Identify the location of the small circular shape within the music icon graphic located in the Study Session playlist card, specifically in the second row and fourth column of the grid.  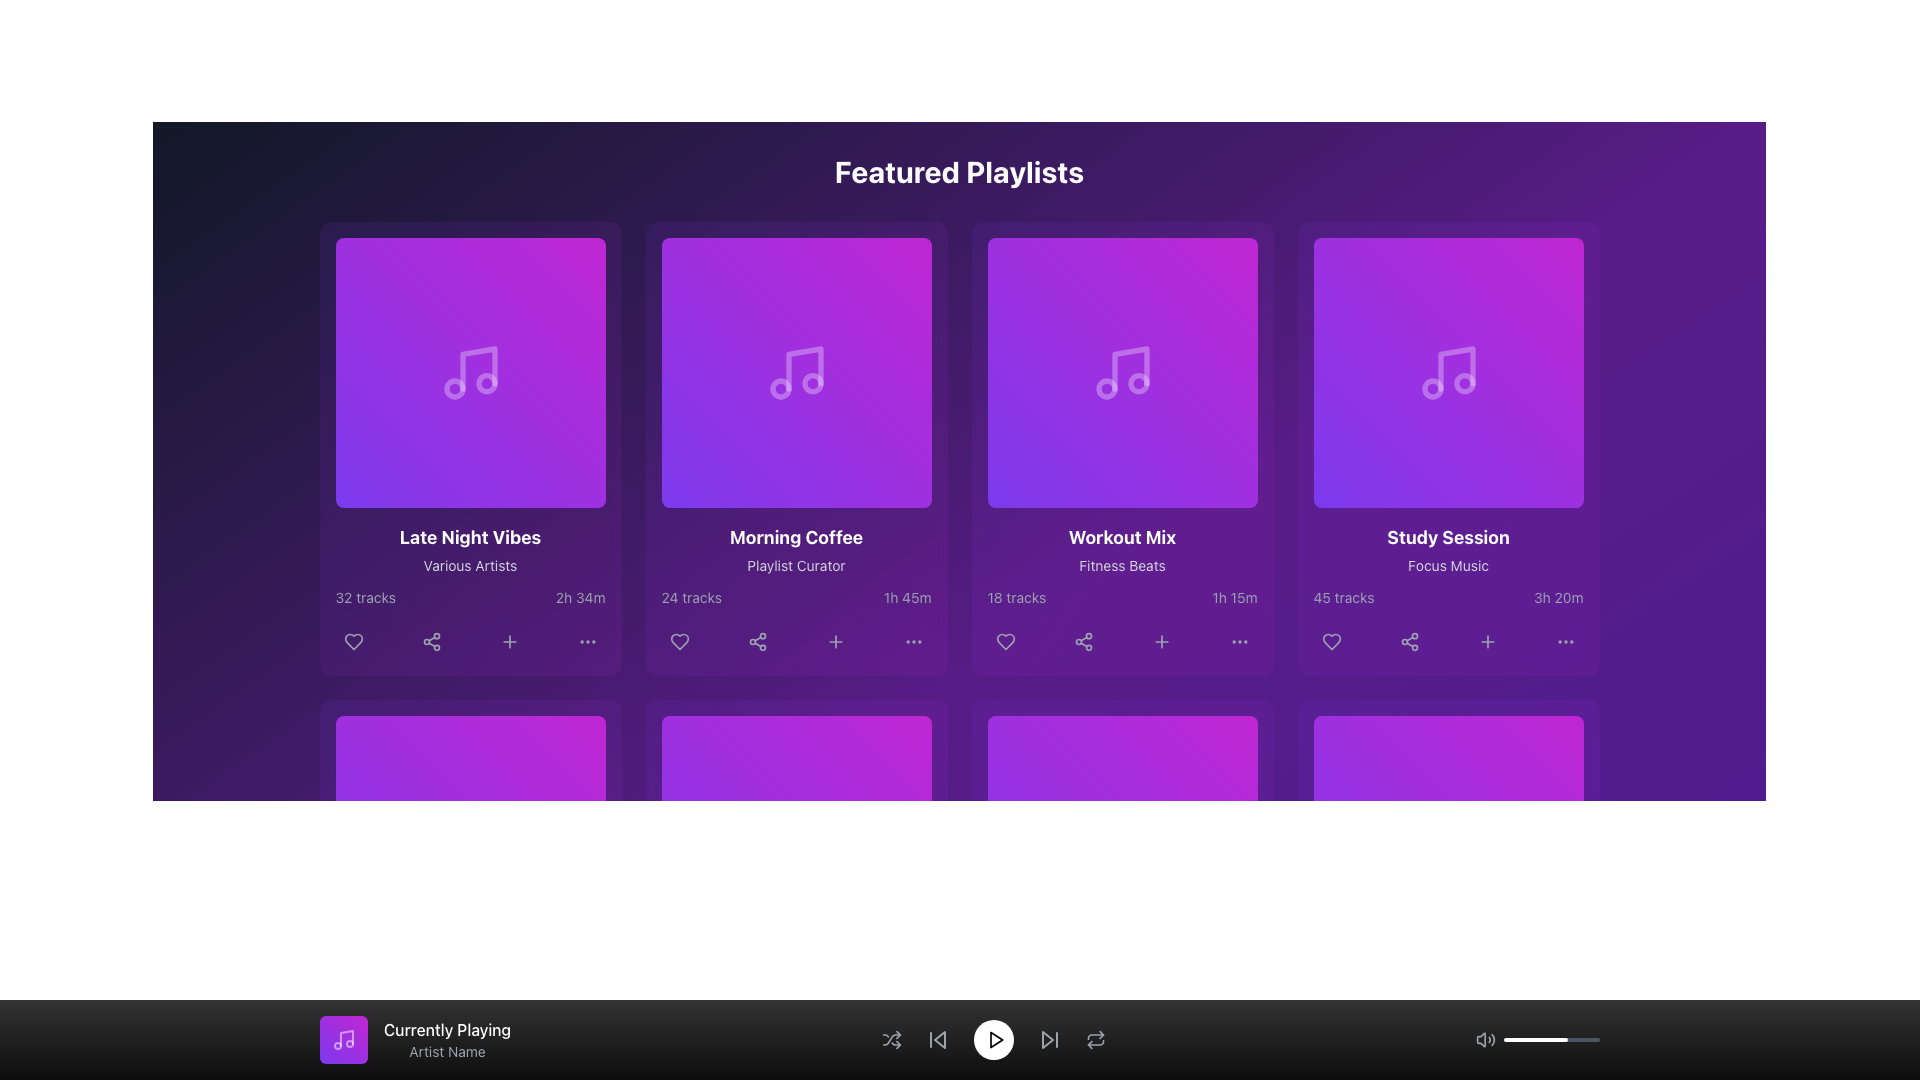
(1464, 383).